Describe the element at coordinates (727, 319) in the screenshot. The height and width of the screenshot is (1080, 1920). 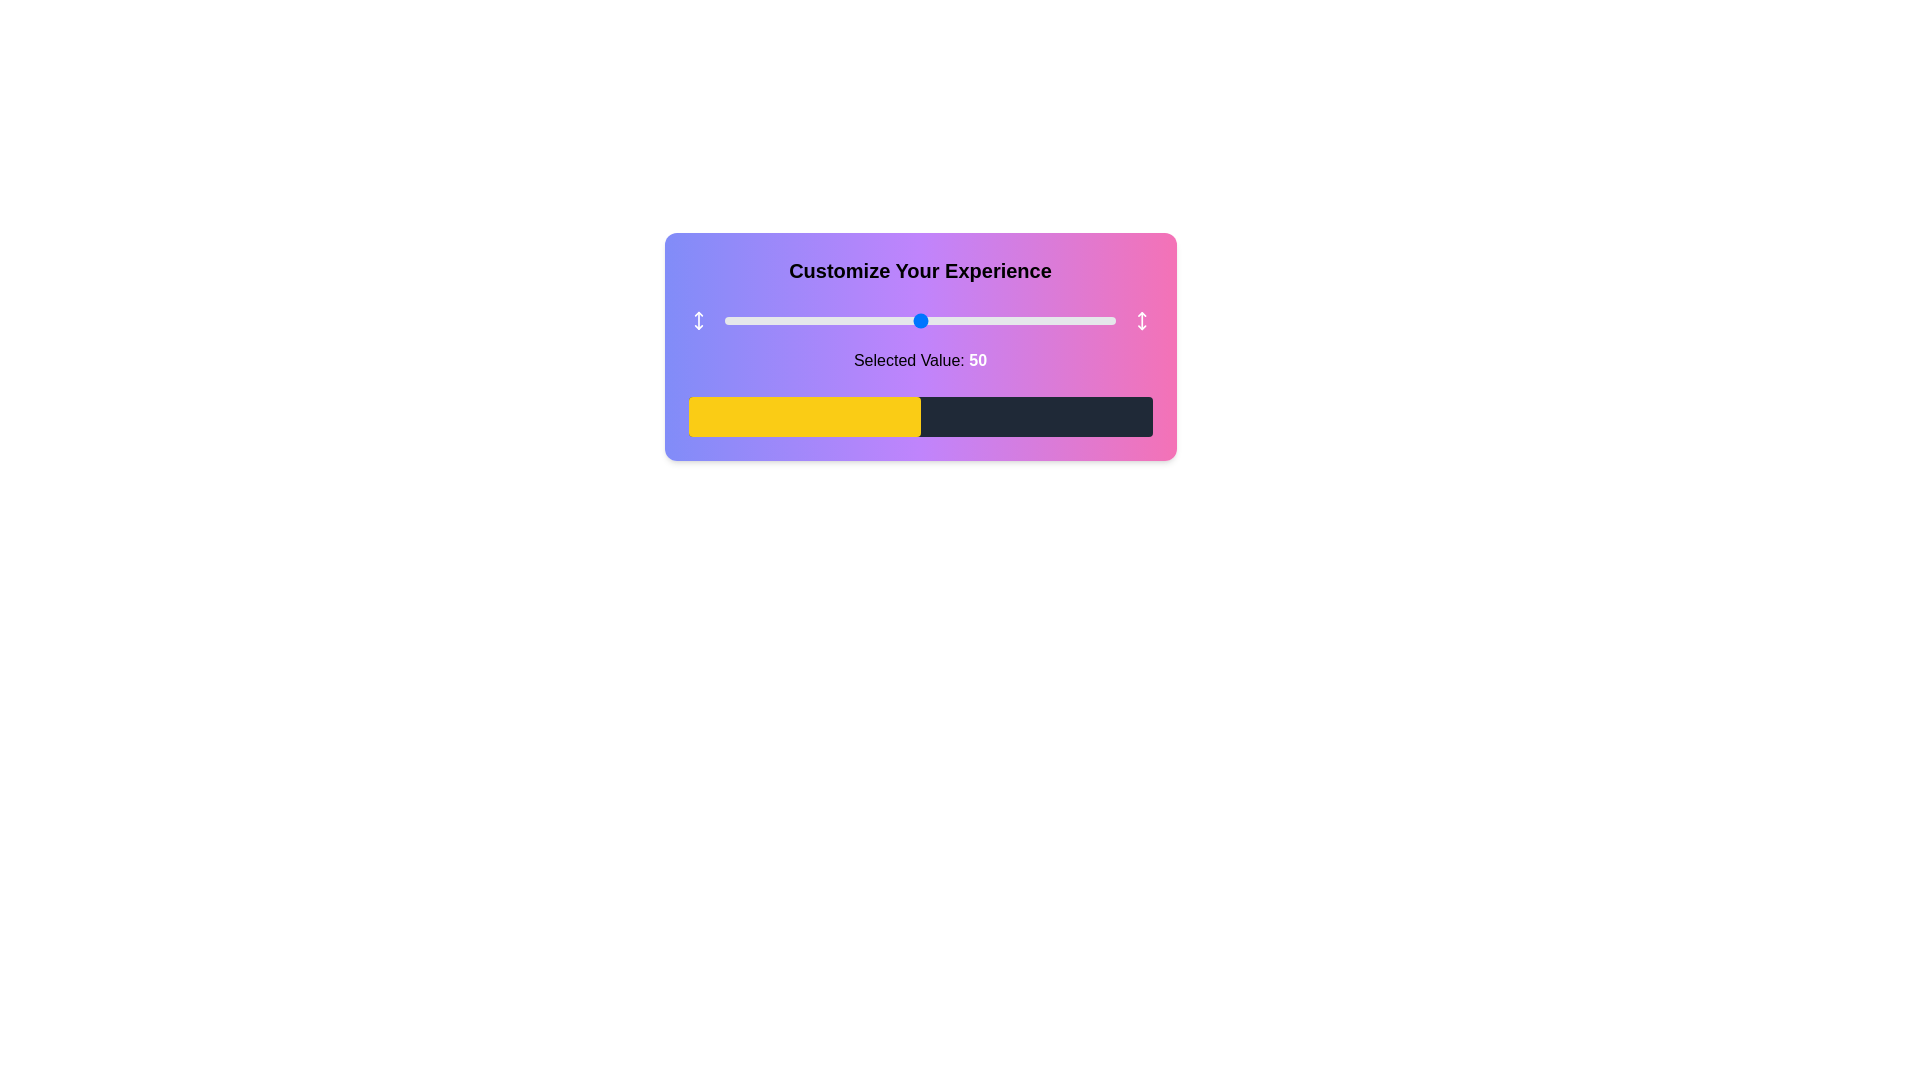
I see `the slider to set its value to 1` at that location.